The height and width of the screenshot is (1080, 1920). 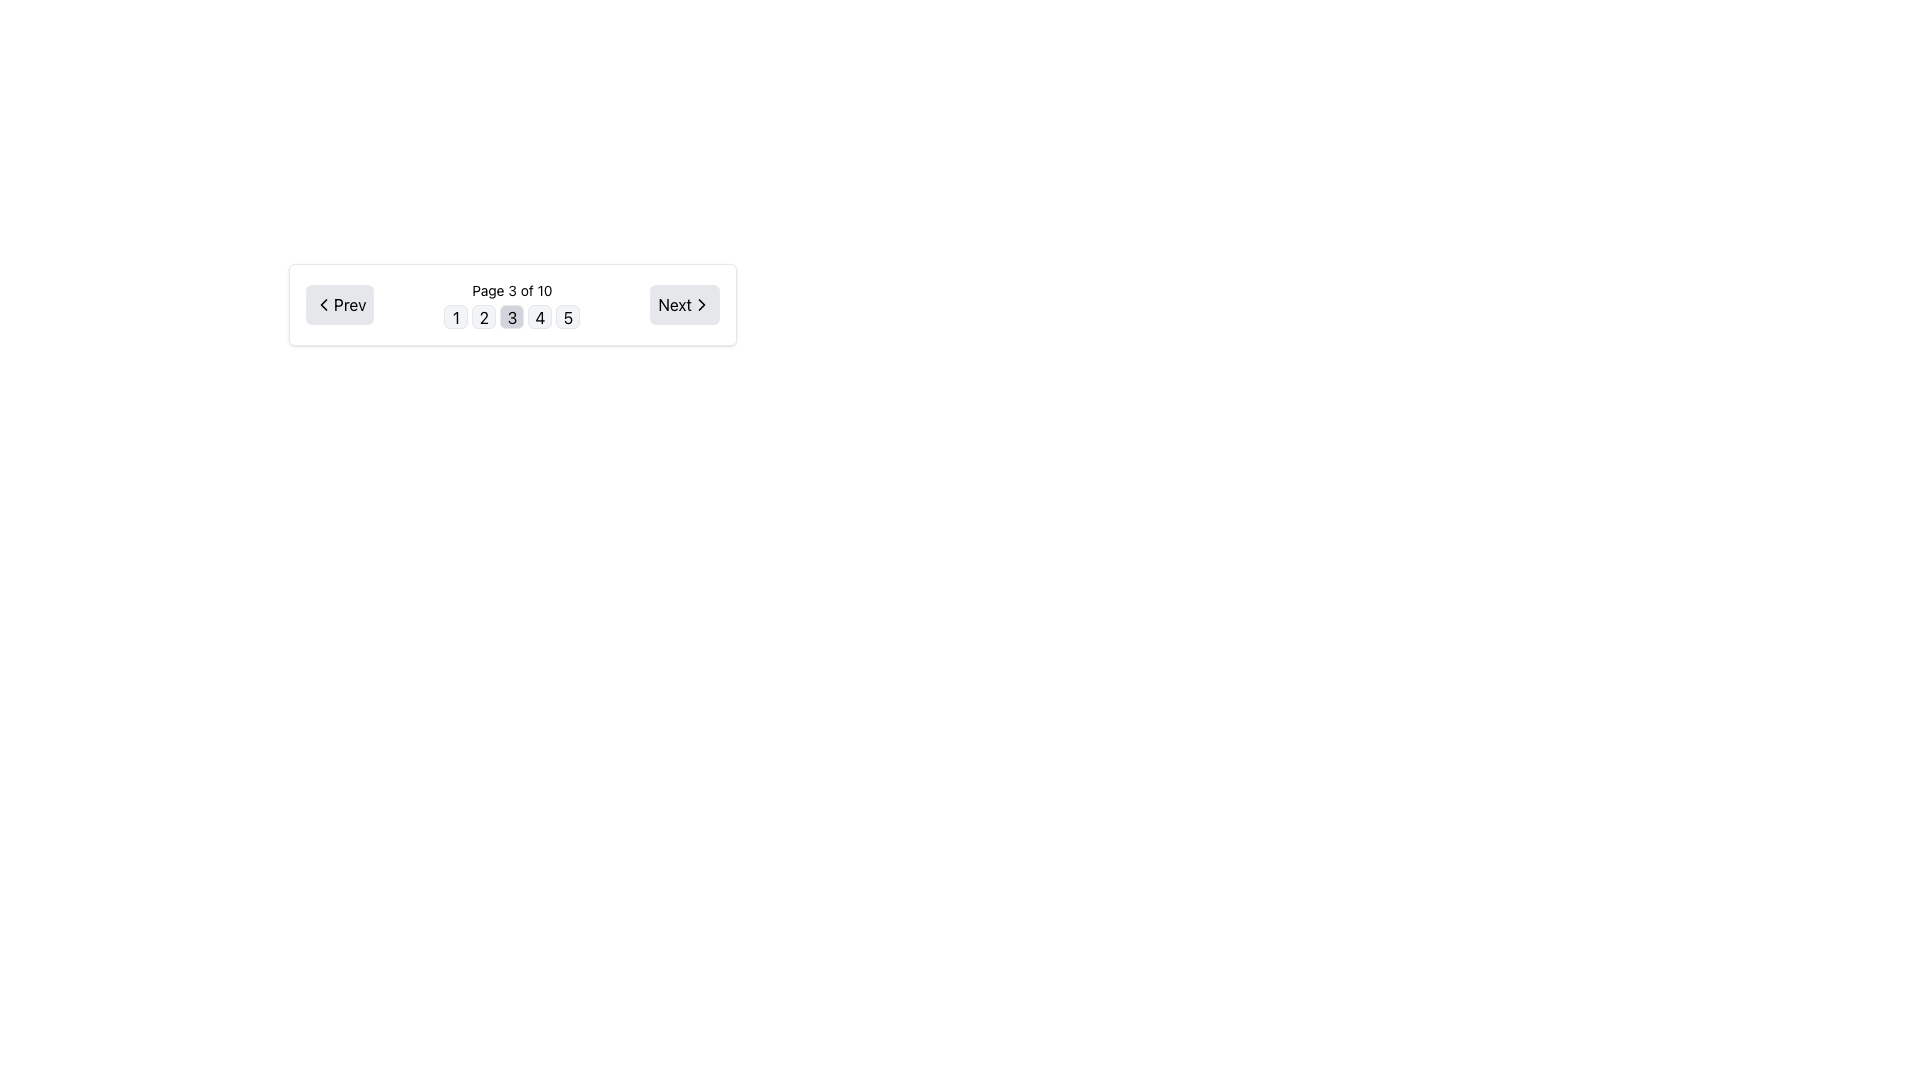 I want to click on the pagination button representing the number '5', so click(x=567, y=315).